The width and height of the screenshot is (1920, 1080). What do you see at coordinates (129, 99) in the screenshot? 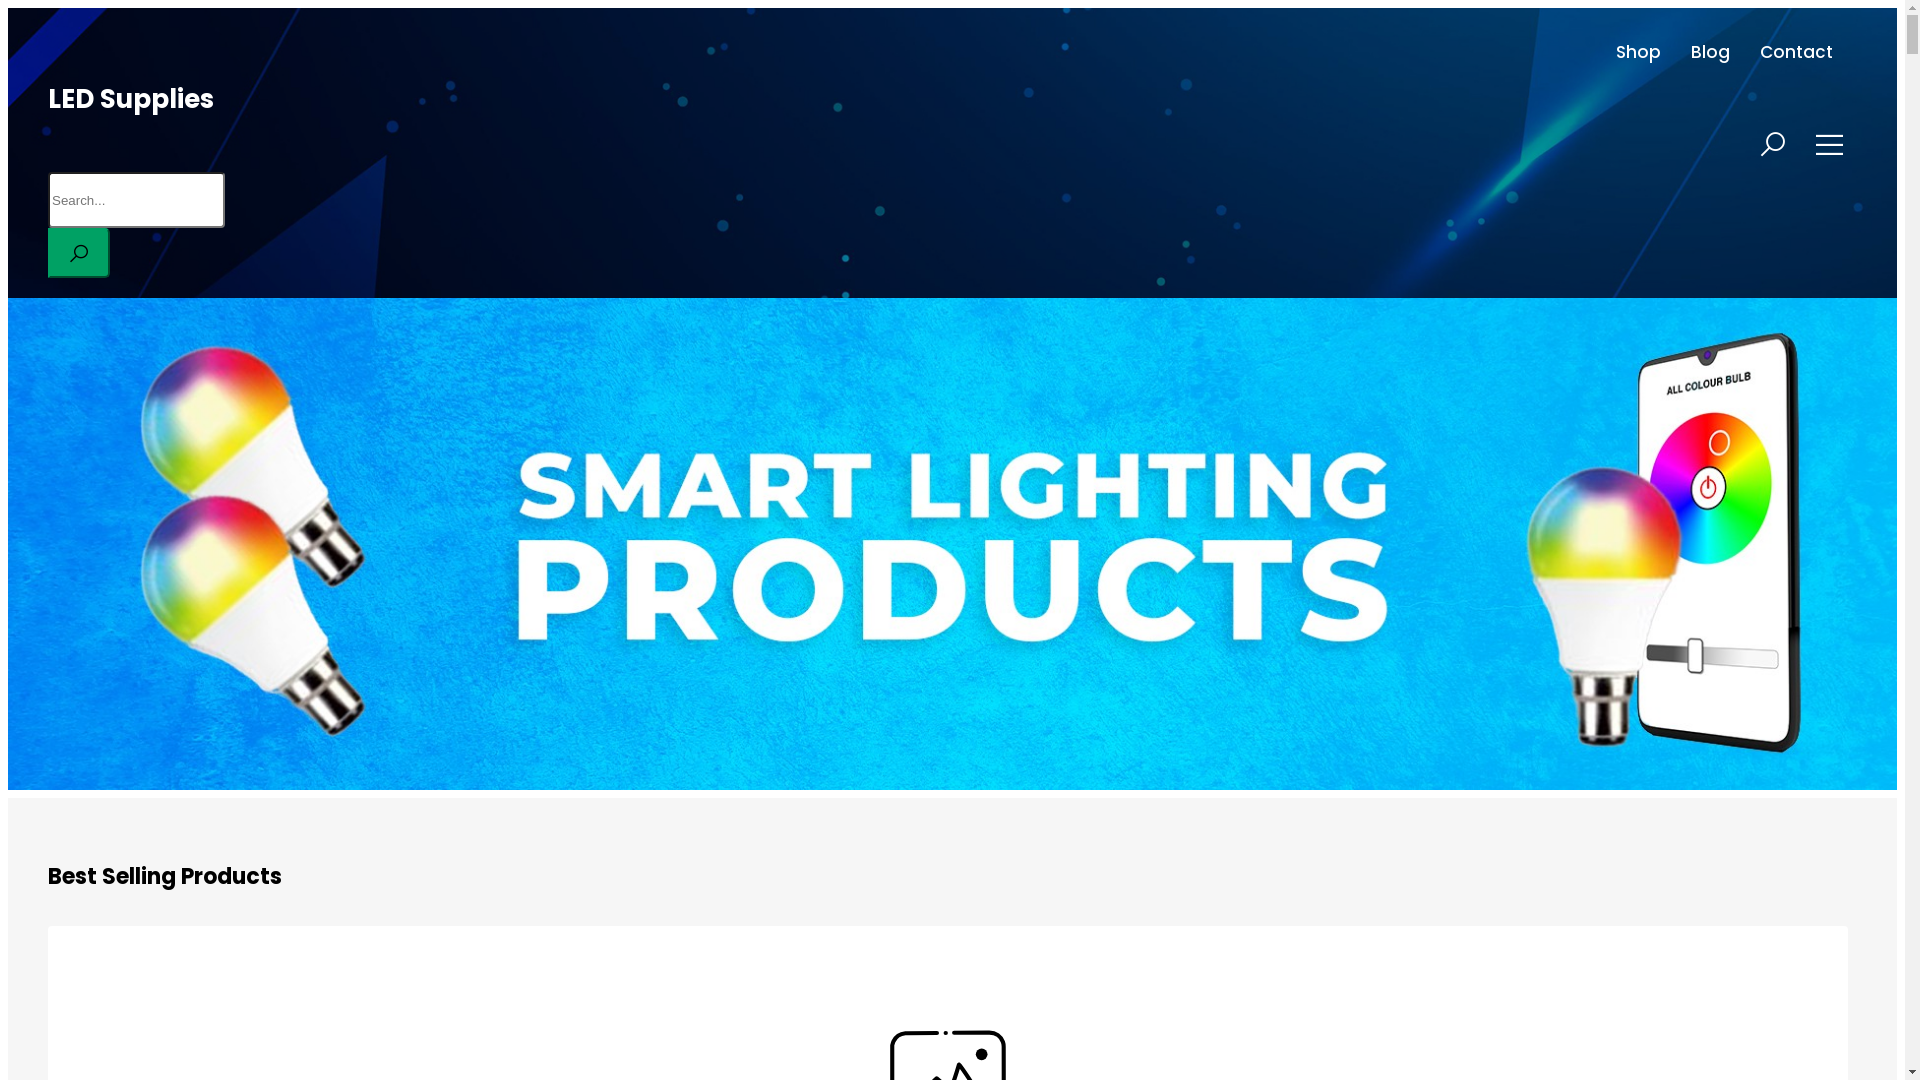
I see `'LED Supplies'` at bounding box center [129, 99].